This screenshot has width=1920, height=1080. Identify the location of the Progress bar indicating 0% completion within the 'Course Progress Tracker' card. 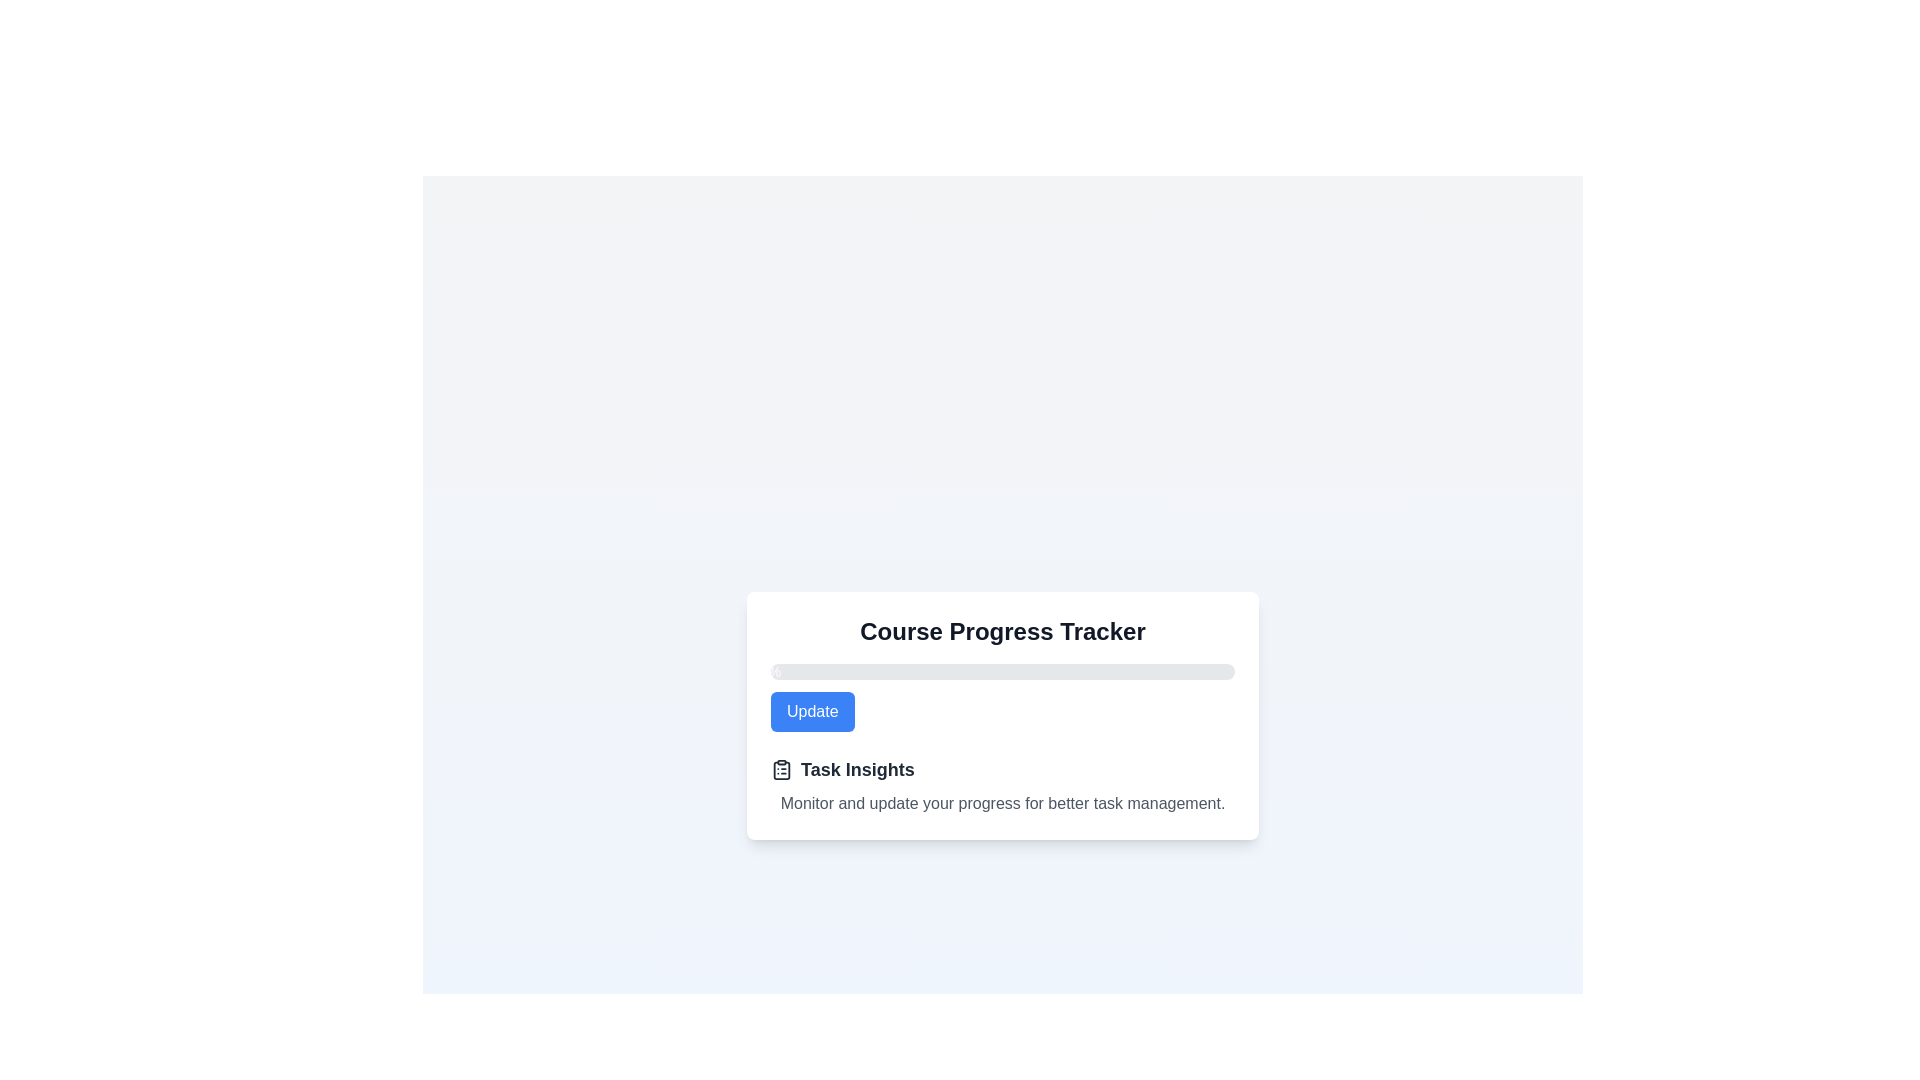
(1003, 671).